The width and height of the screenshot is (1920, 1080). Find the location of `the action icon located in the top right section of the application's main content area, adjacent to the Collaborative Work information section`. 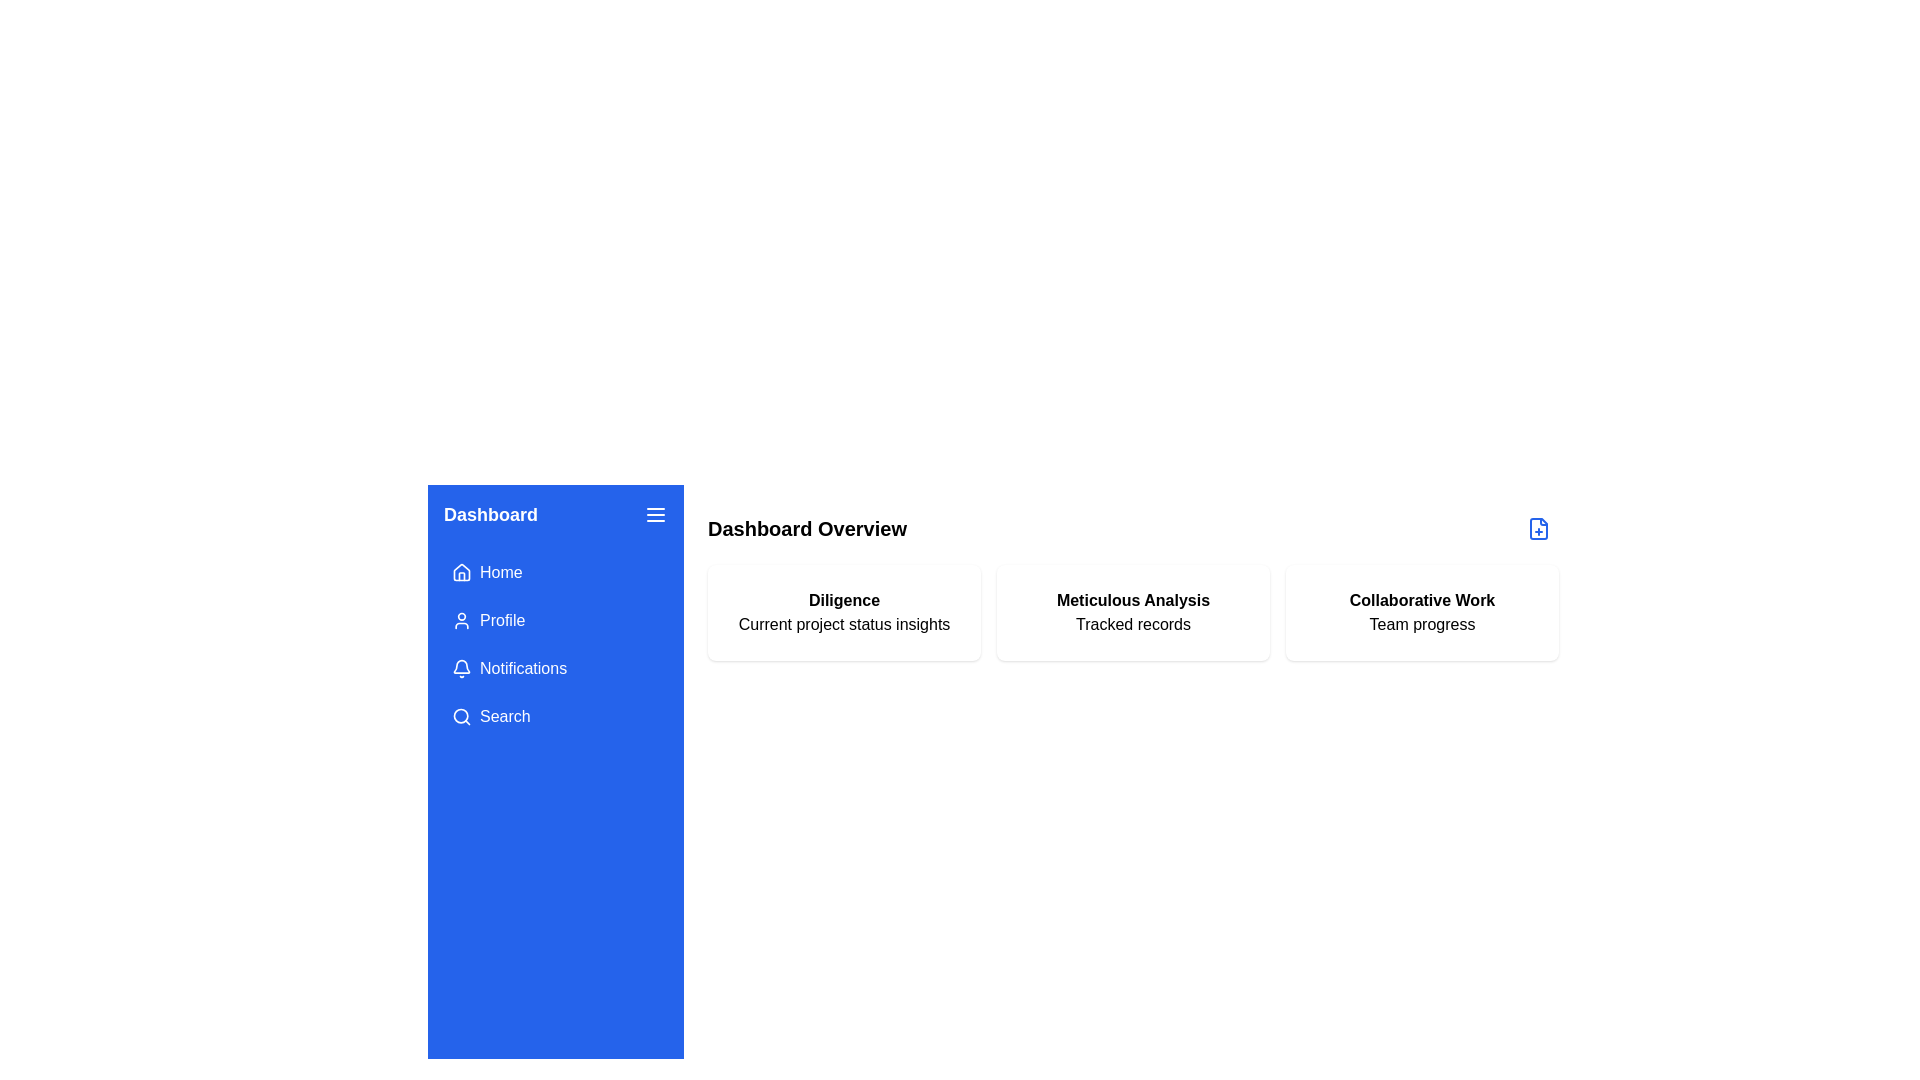

the action icon located in the top right section of the application's main content area, adjacent to the Collaborative Work information section is located at coordinates (1538, 527).